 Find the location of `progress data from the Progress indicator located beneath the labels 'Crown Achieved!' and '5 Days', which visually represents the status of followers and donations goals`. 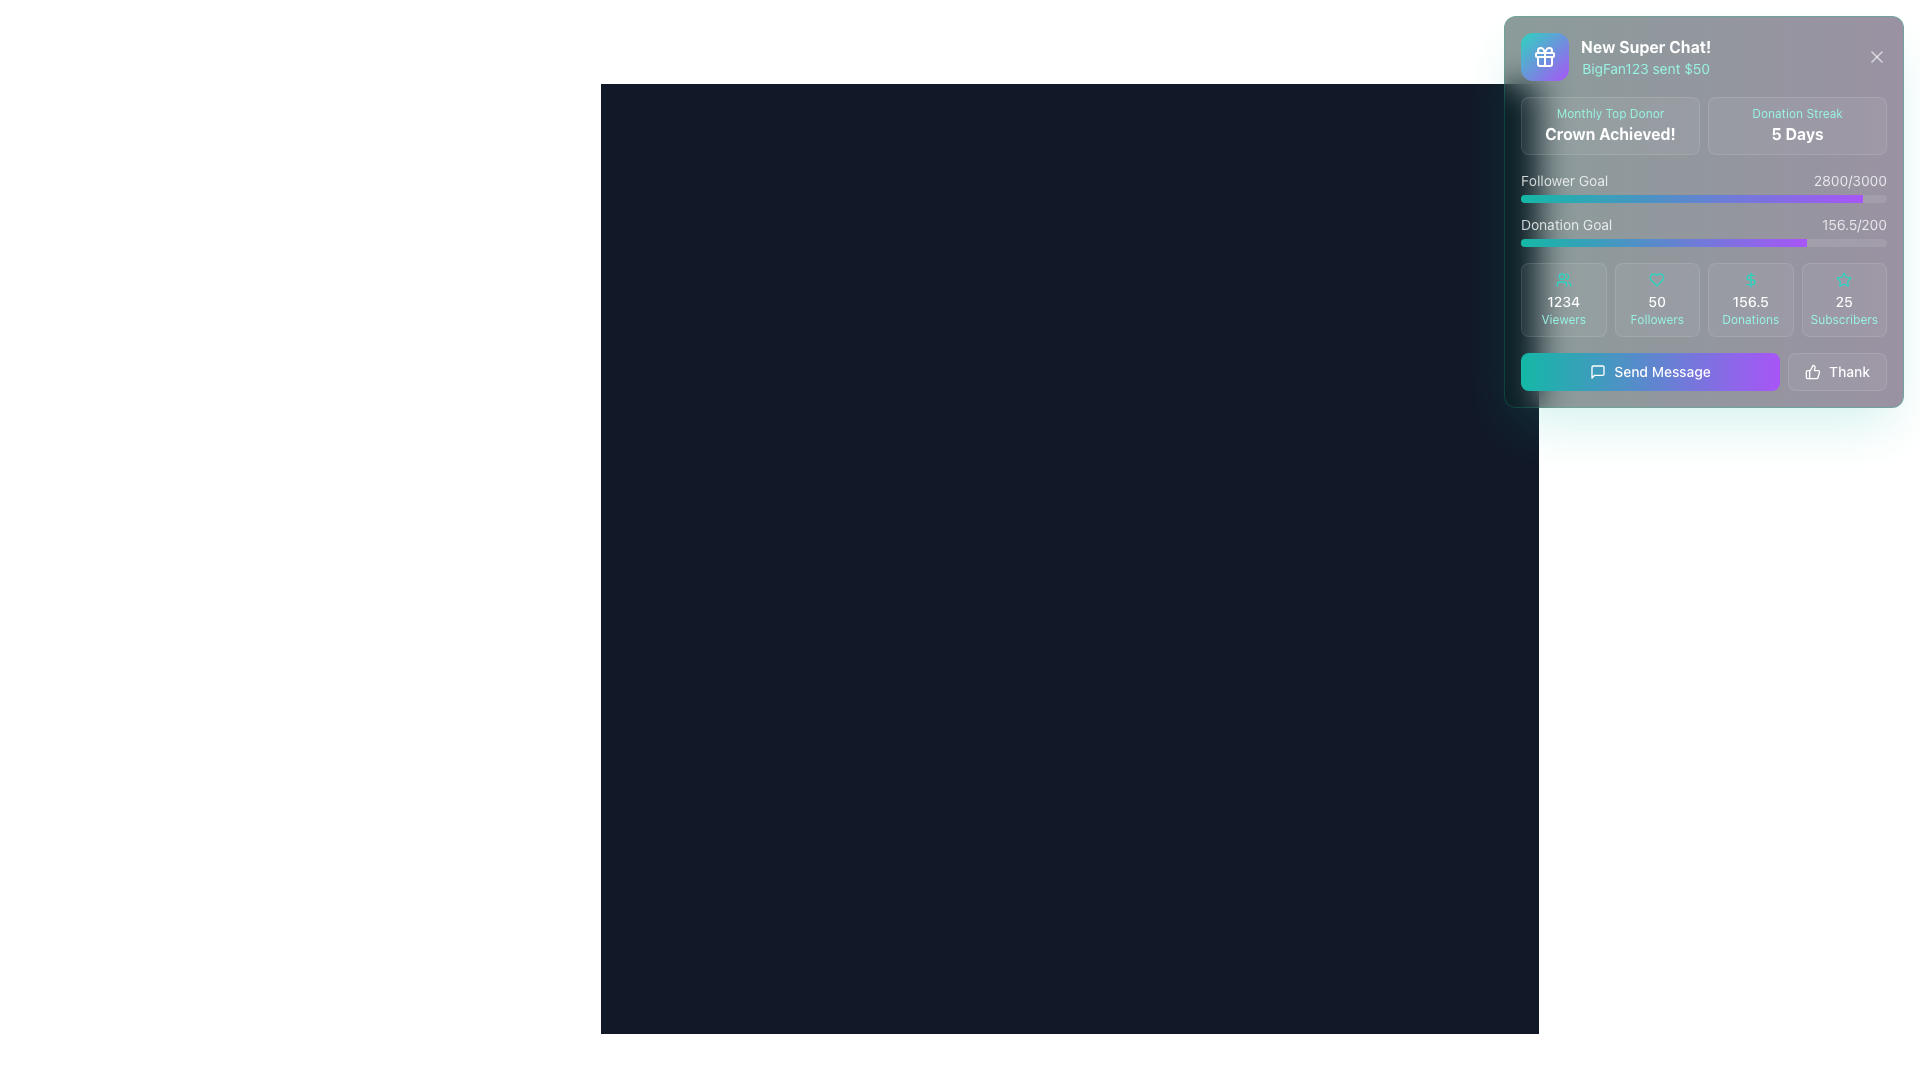

progress data from the Progress indicator located beneath the labels 'Crown Achieved!' and '5 Days', which visually represents the status of followers and donations goals is located at coordinates (1703, 208).